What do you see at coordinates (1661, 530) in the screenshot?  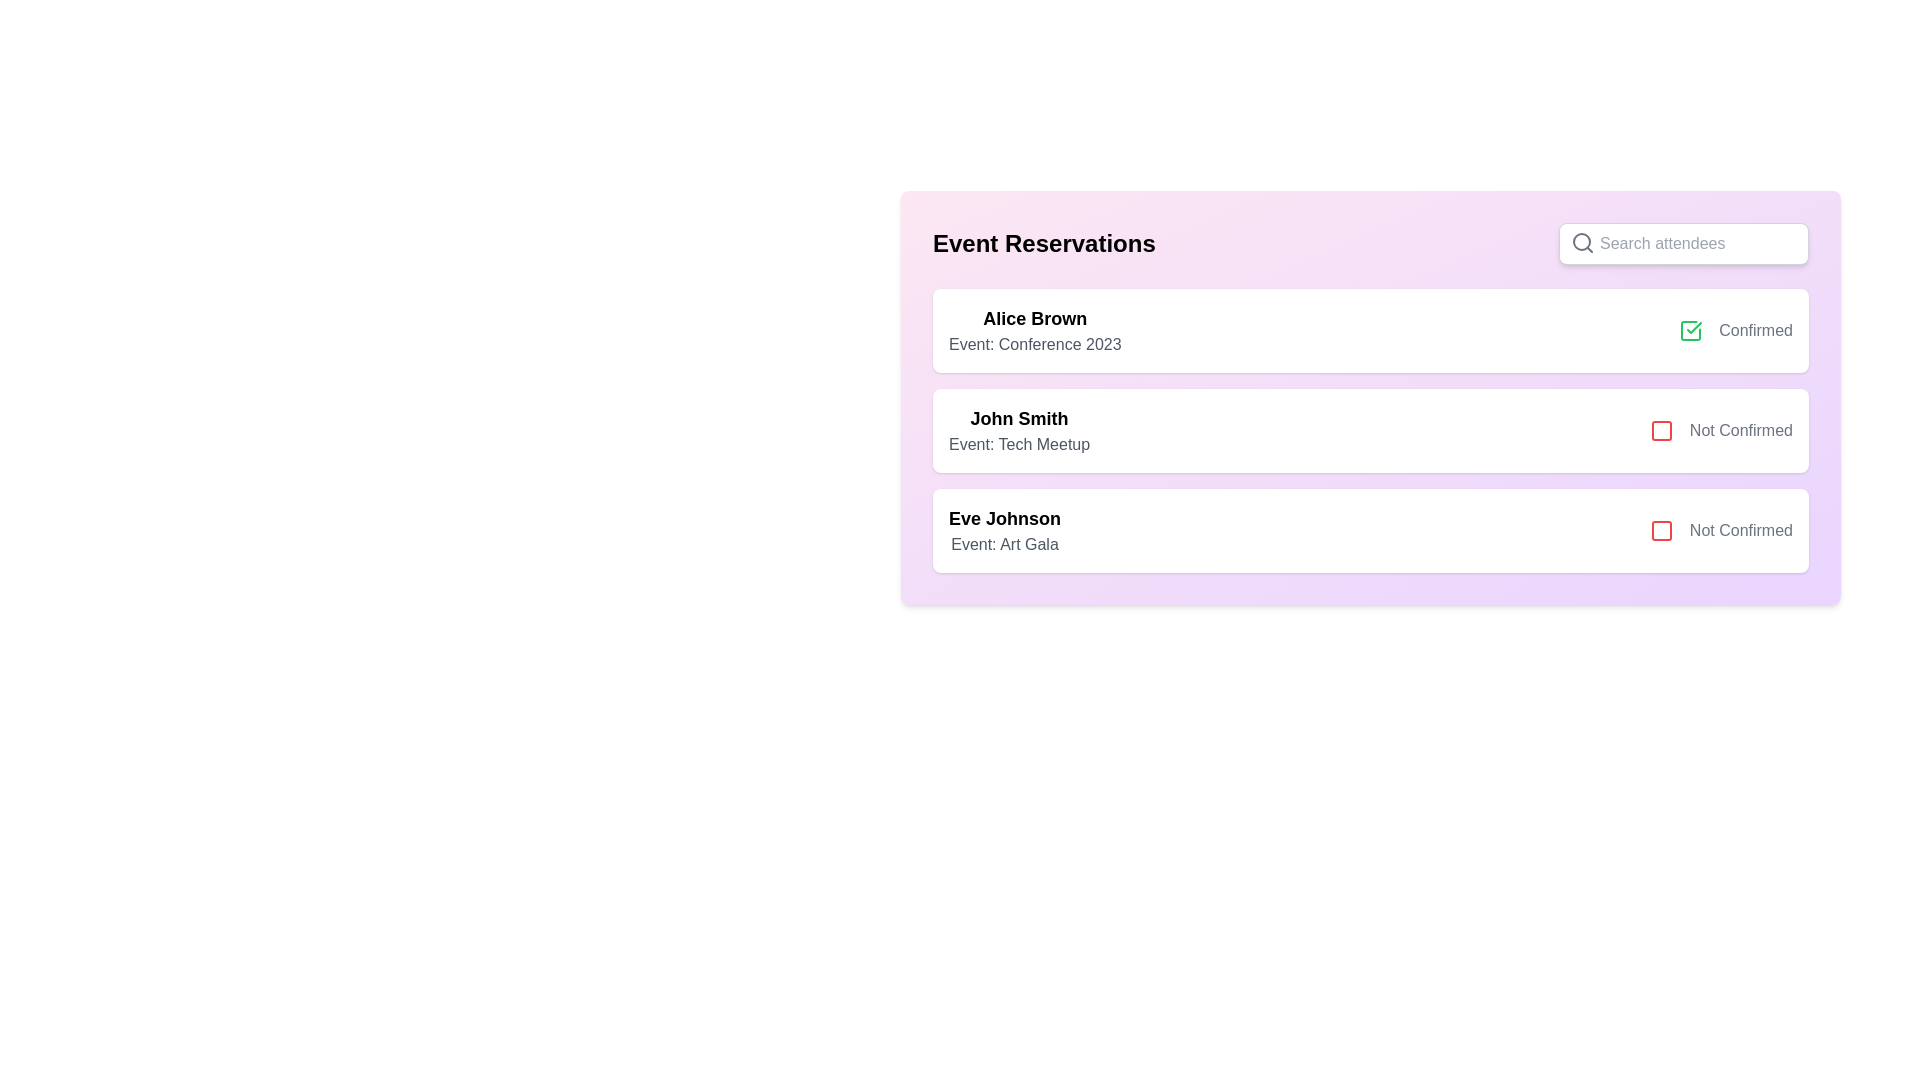 I see `the 'Not Confirmed' status icon for attendee 'Eve Johnson' located in the 'Event Reservations' section, which is the second status icon in the list` at bounding box center [1661, 530].